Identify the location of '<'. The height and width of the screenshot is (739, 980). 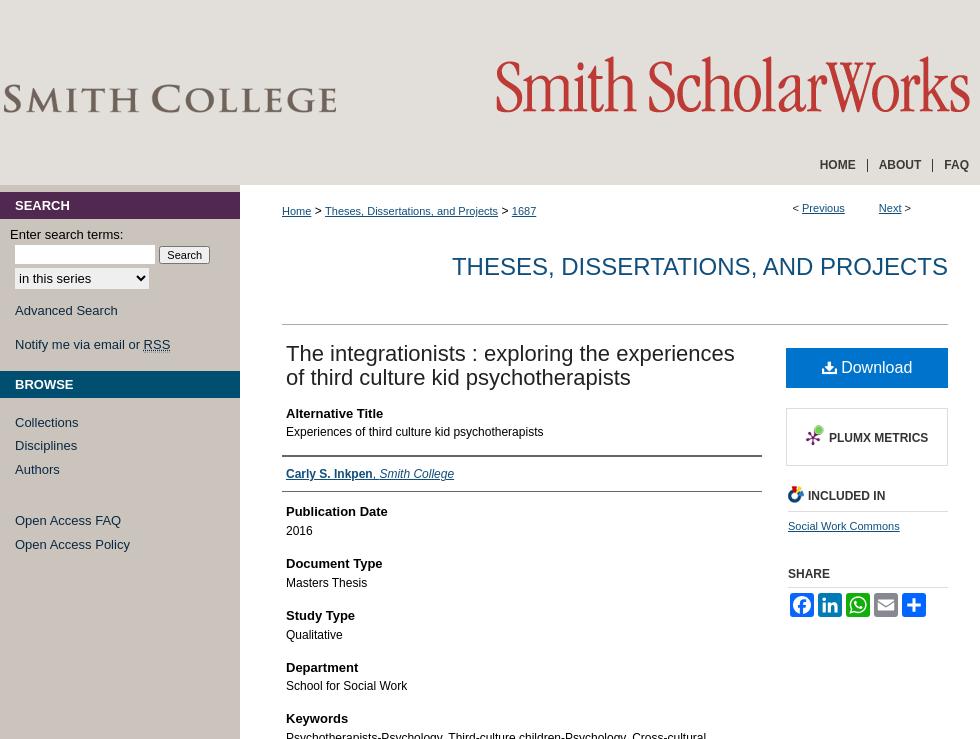
(797, 207).